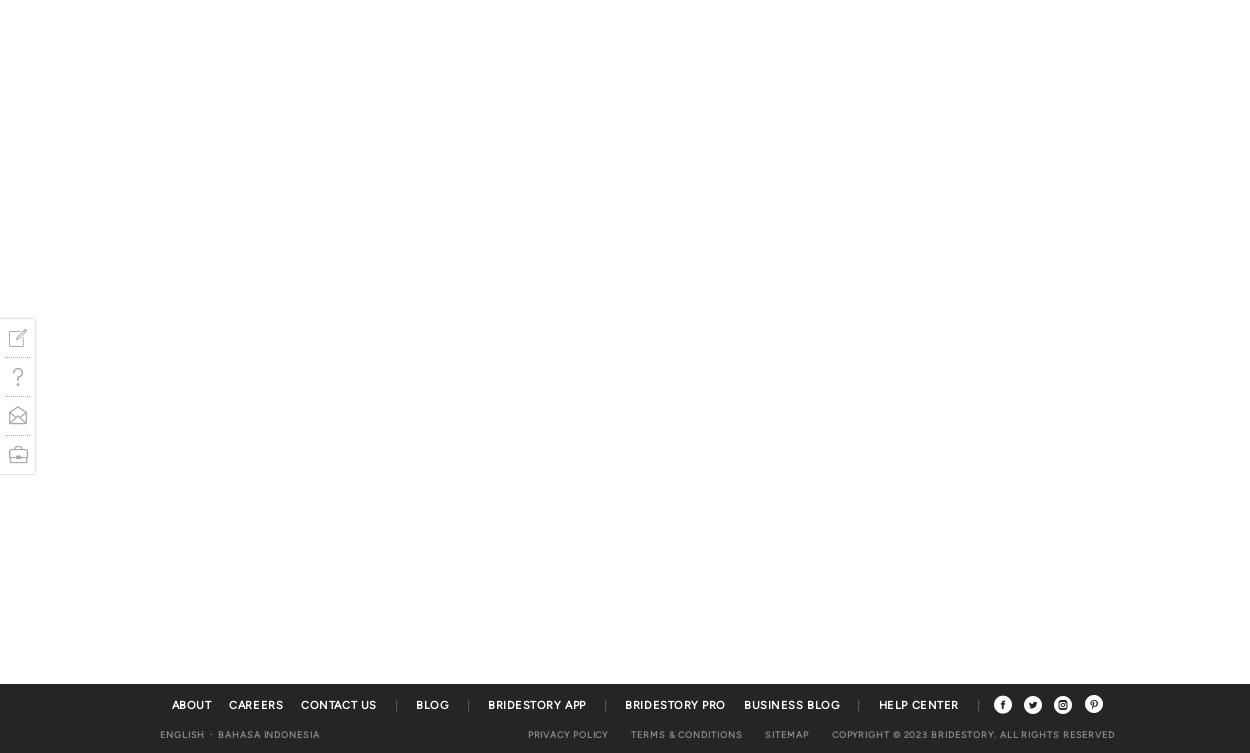  Describe the element at coordinates (190, 704) in the screenshot. I see `'About'` at that location.